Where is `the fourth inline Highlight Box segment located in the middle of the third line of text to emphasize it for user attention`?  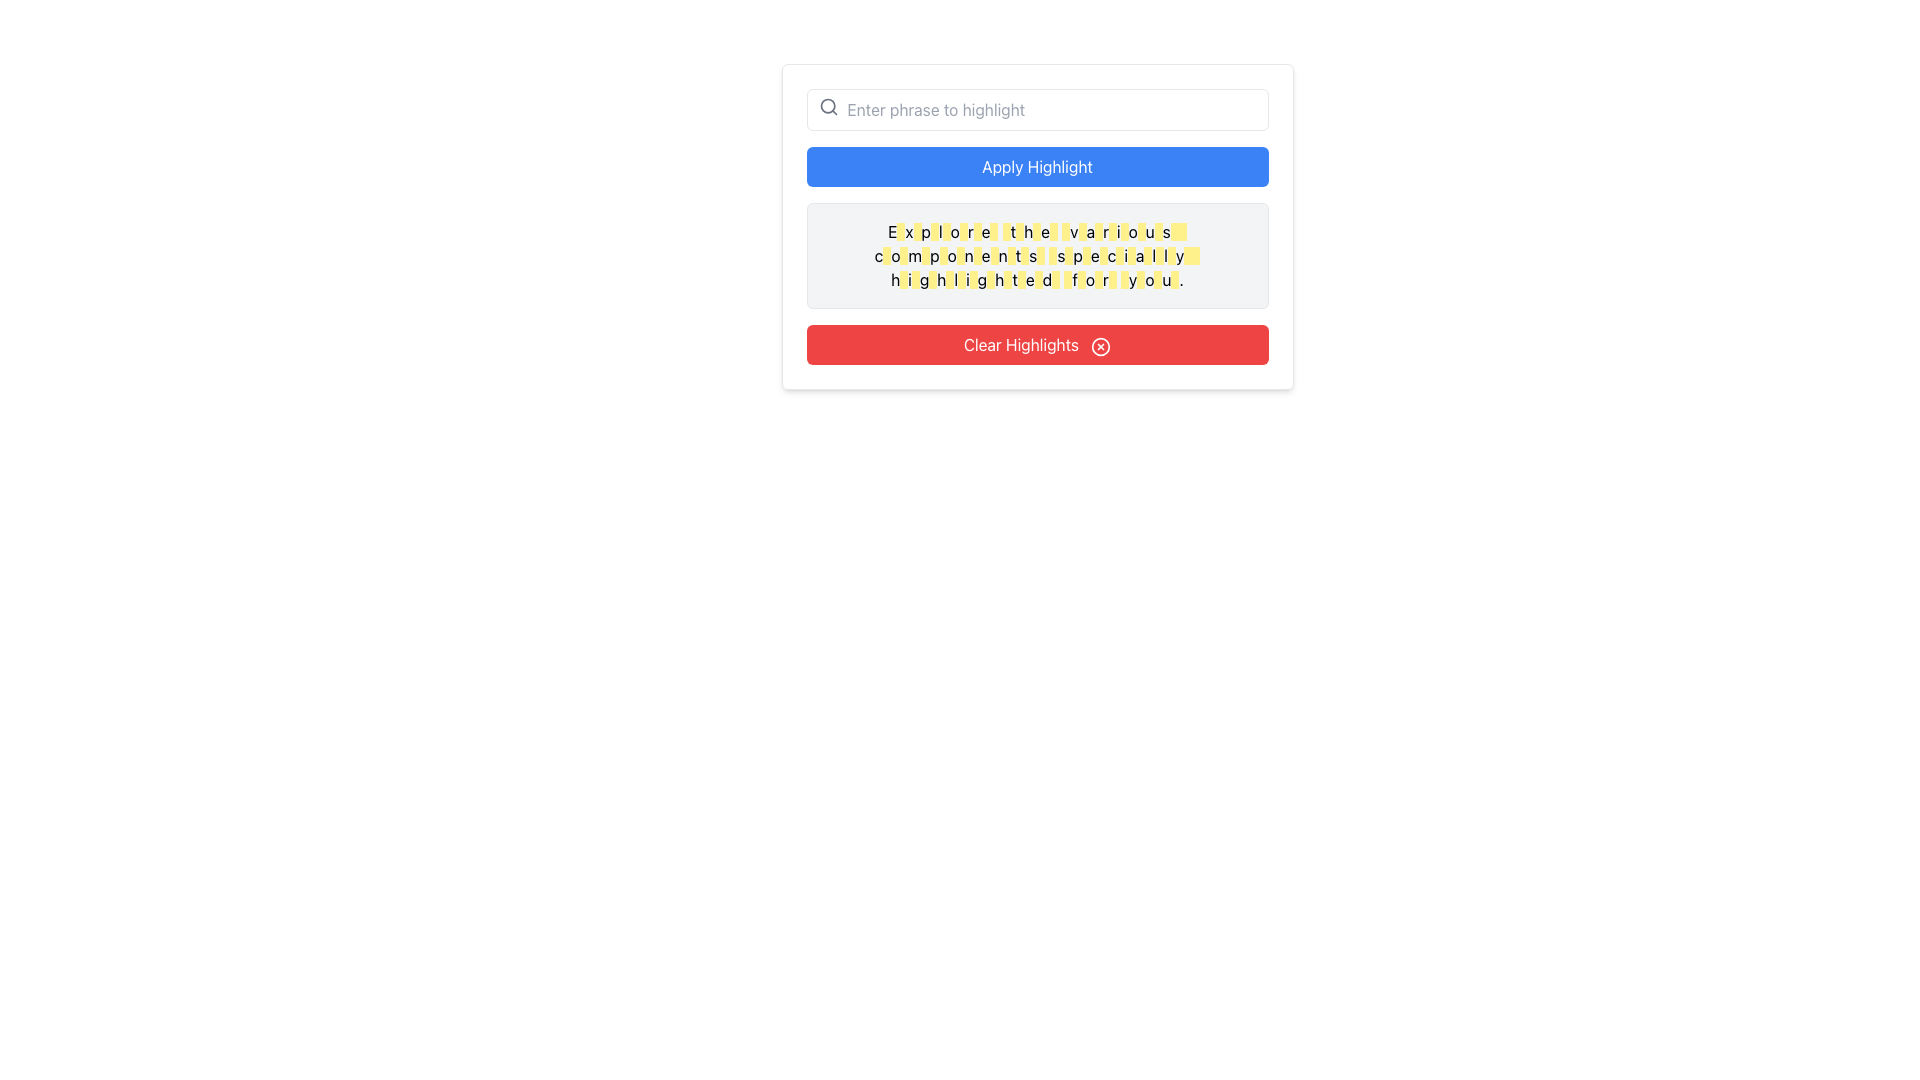
the fourth inline Highlight Box segment located in the middle of the third line of text to emphasize it for user attention is located at coordinates (949, 280).